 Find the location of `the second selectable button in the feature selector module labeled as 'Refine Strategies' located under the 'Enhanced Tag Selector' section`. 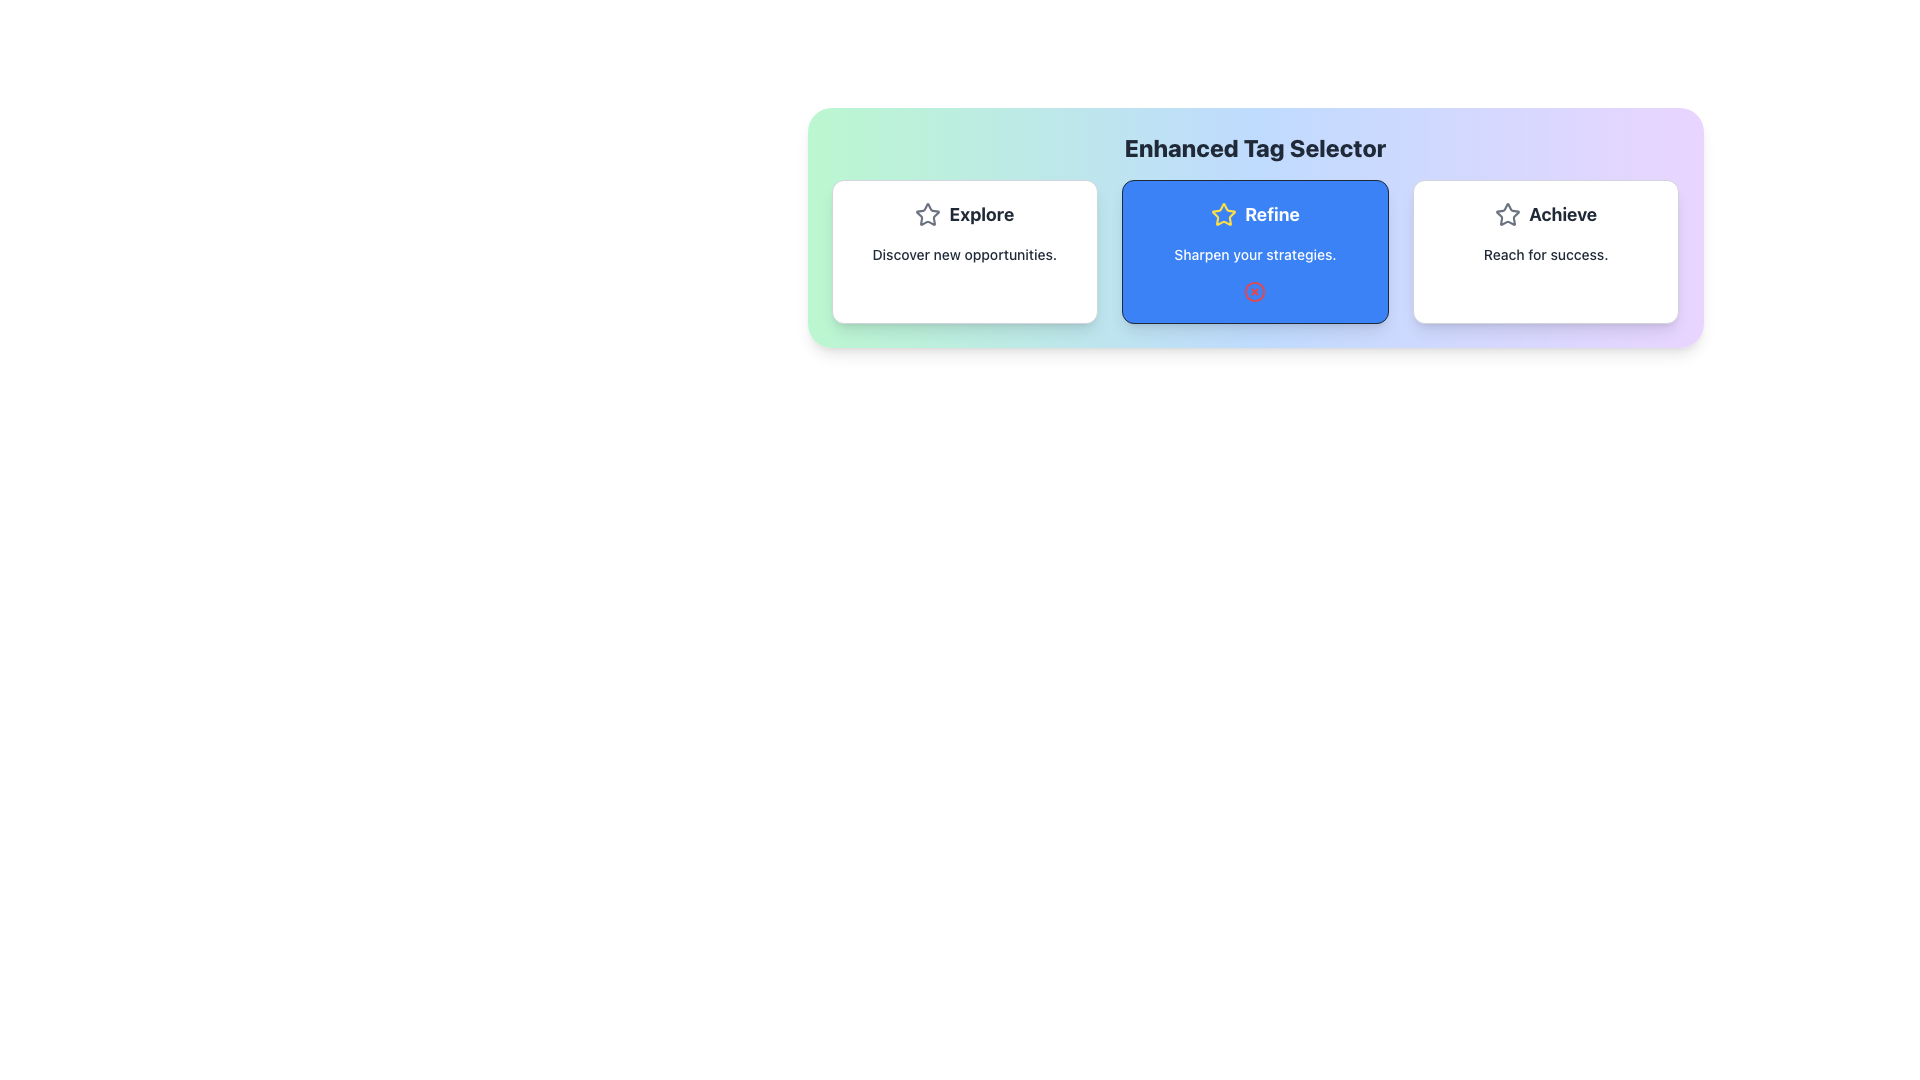

the second selectable button in the feature selector module labeled as 'Refine Strategies' located under the 'Enhanced Tag Selector' section is located at coordinates (1254, 226).